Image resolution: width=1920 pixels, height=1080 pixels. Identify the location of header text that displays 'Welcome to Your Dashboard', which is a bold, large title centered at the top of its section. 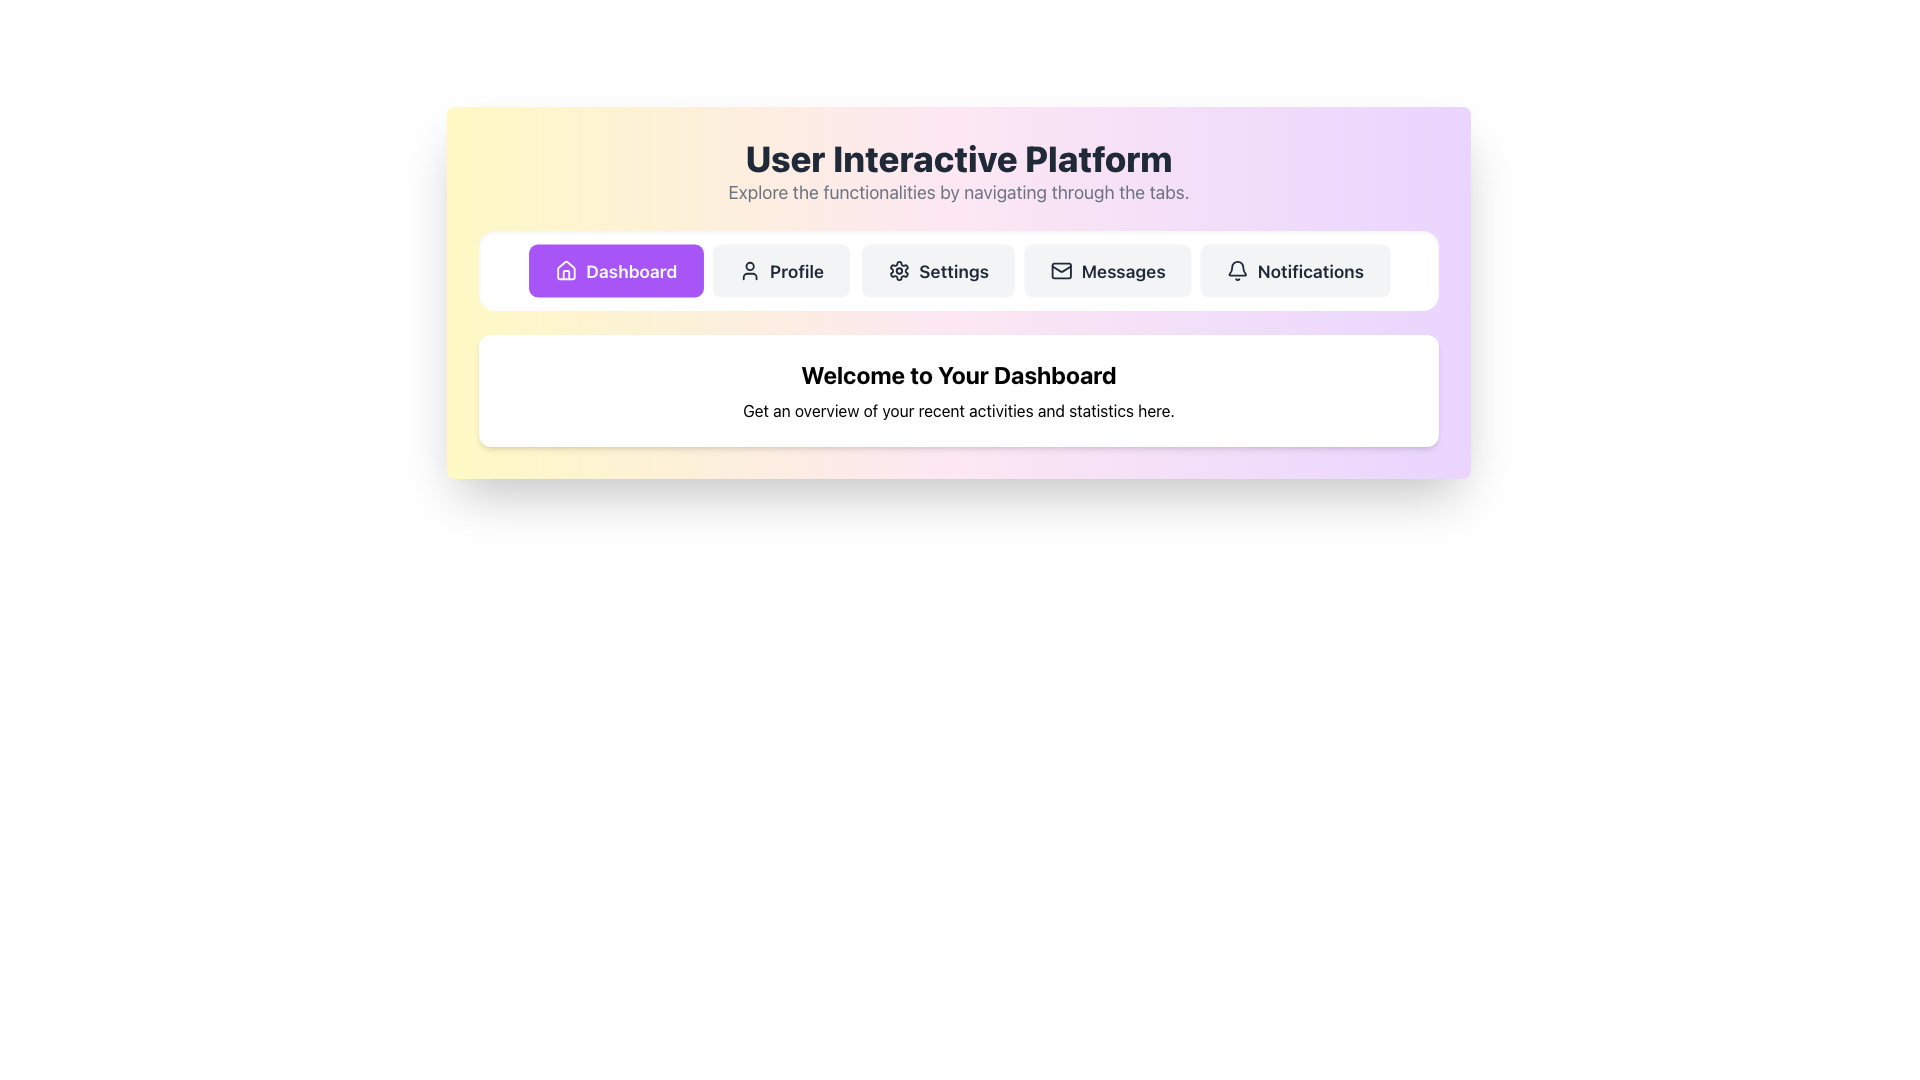
(958, 374).